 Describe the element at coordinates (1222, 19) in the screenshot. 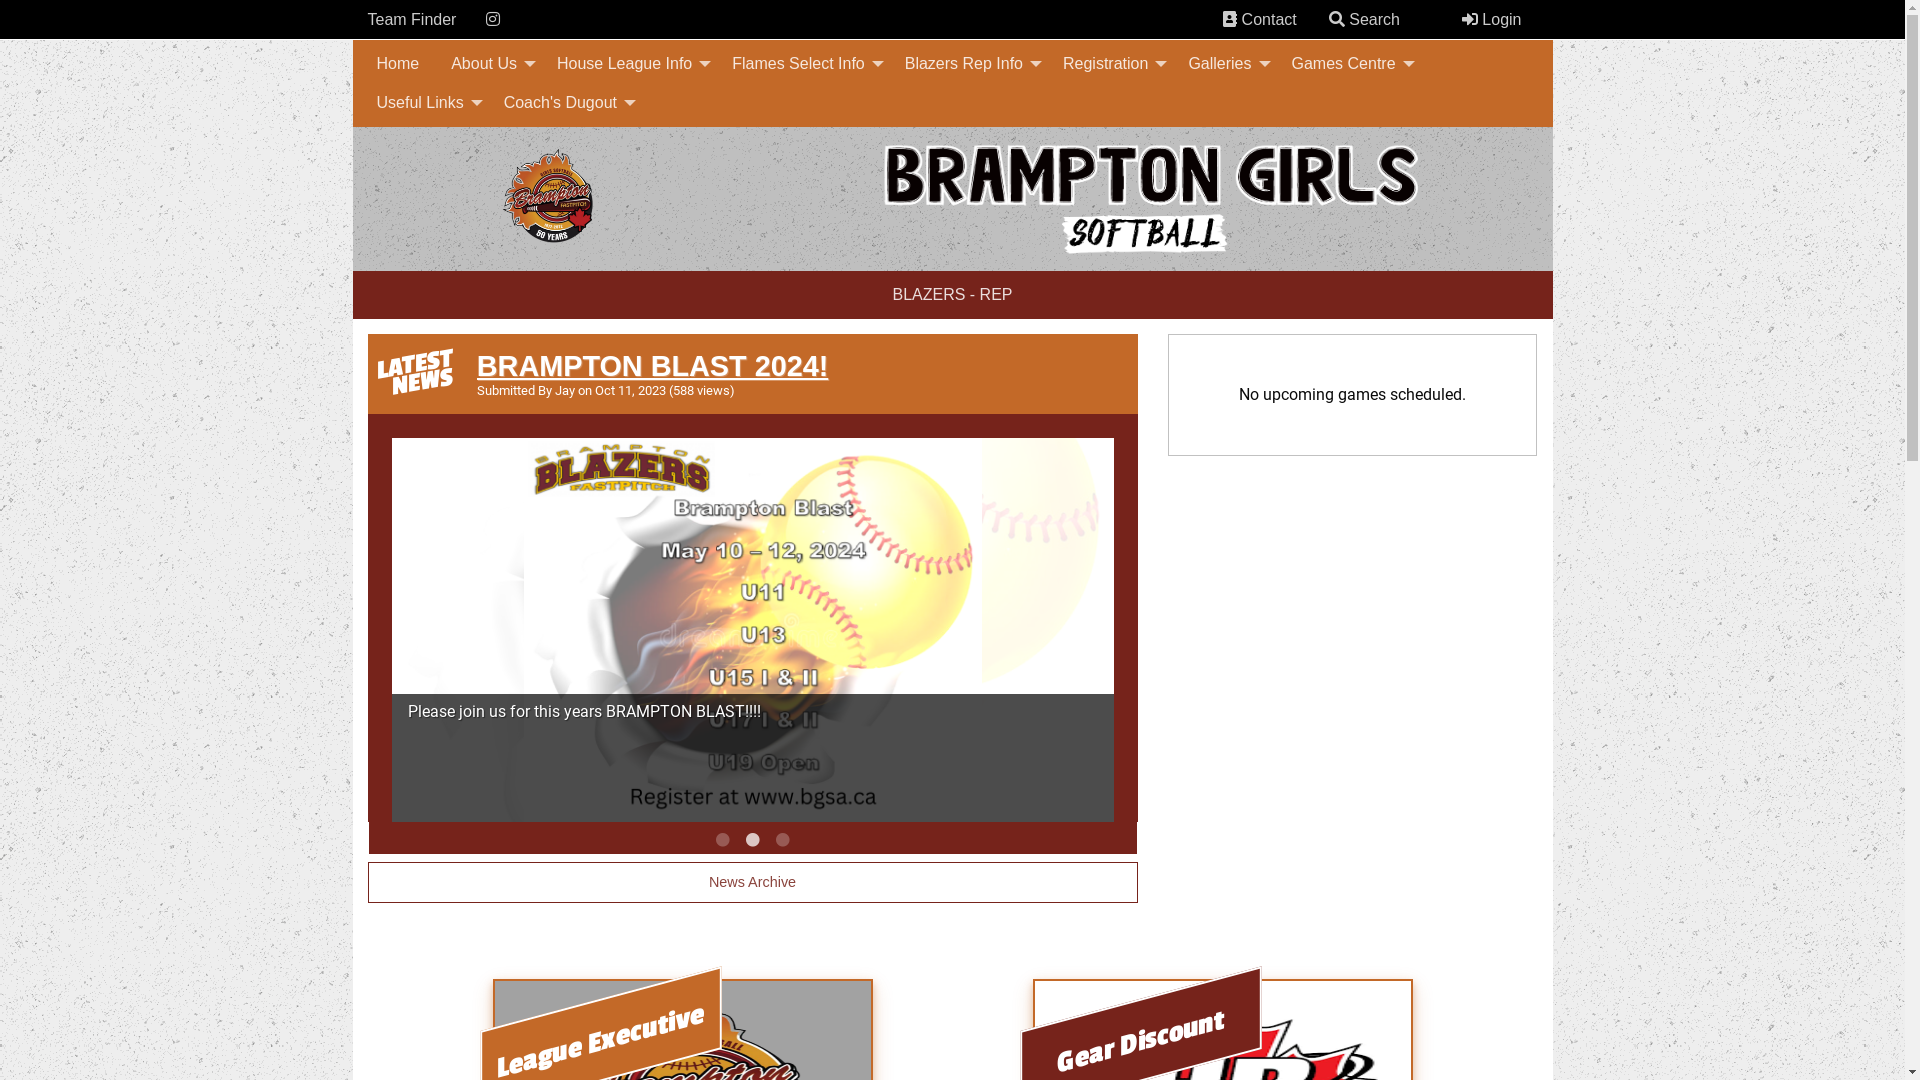

I see `'Contacts'` at that location.